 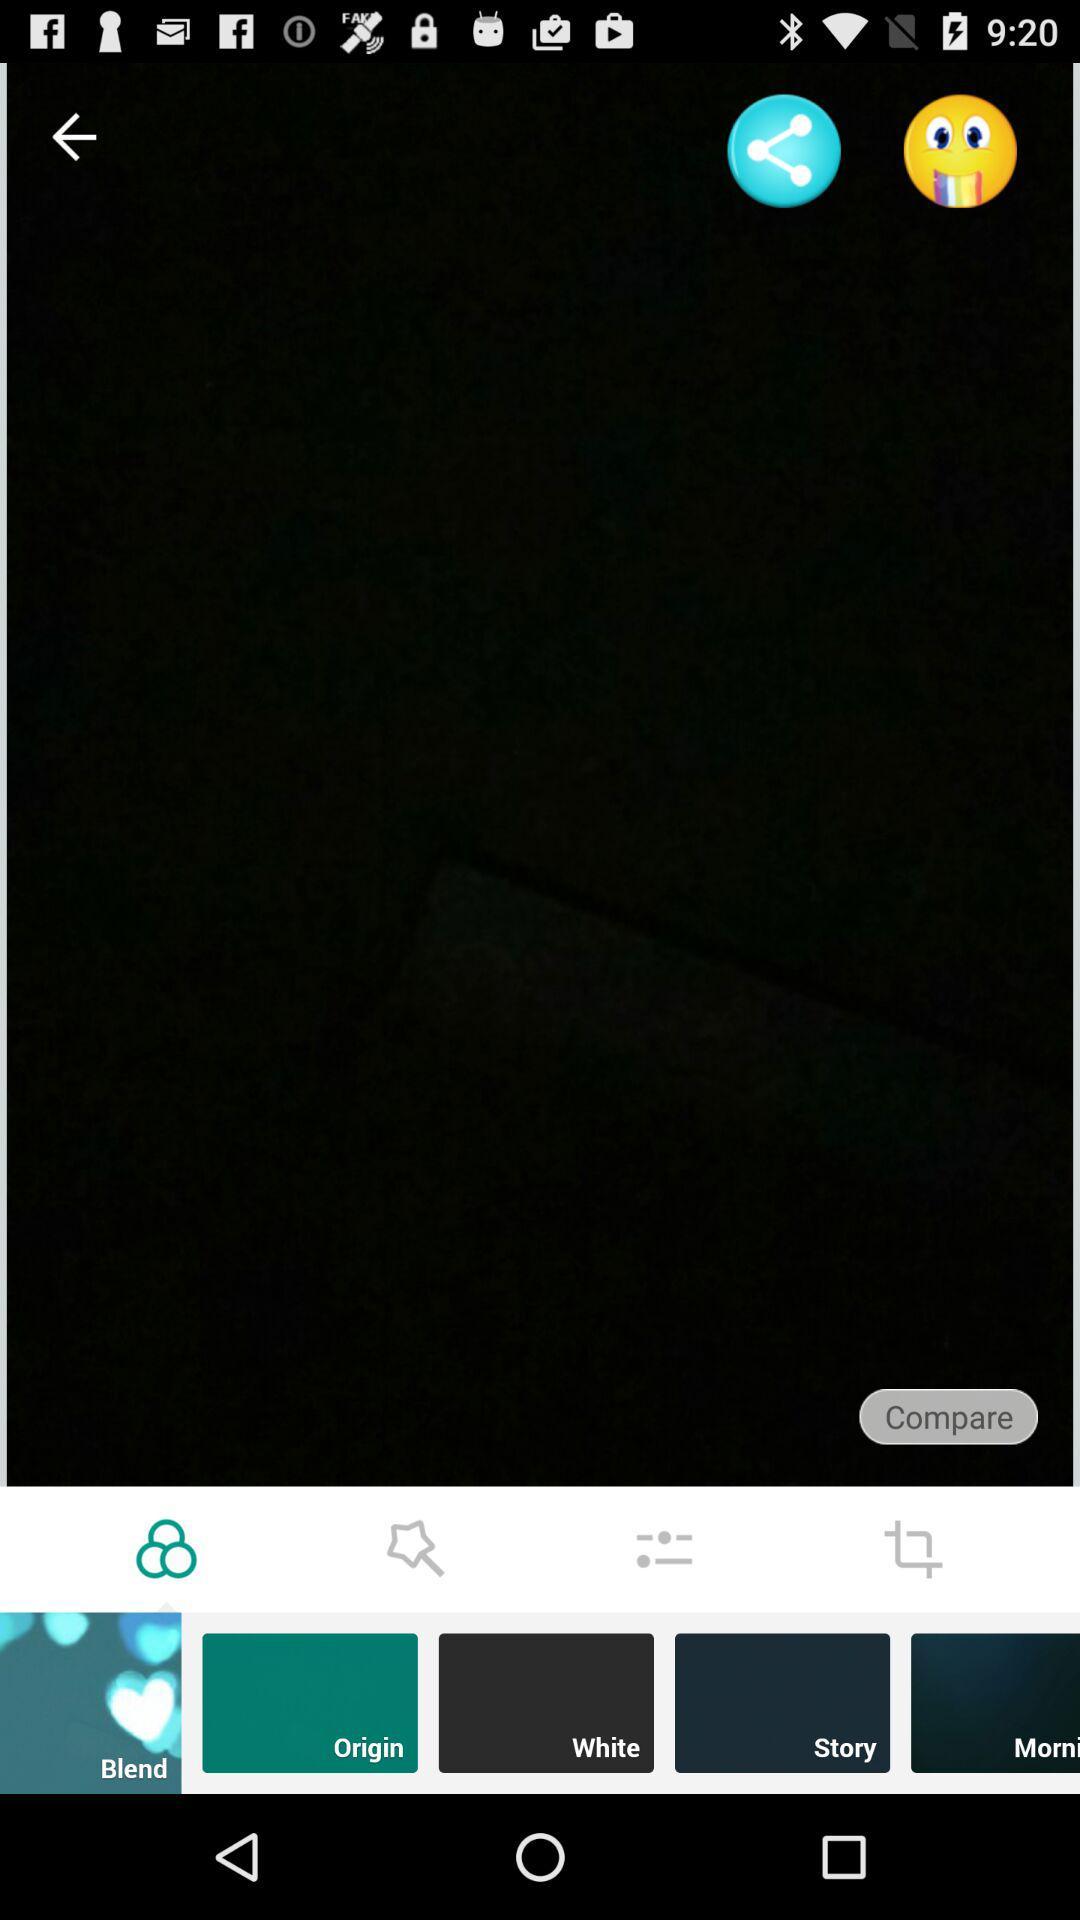 I want to click on the arrow_backward icon, so click(x=72, y=145).